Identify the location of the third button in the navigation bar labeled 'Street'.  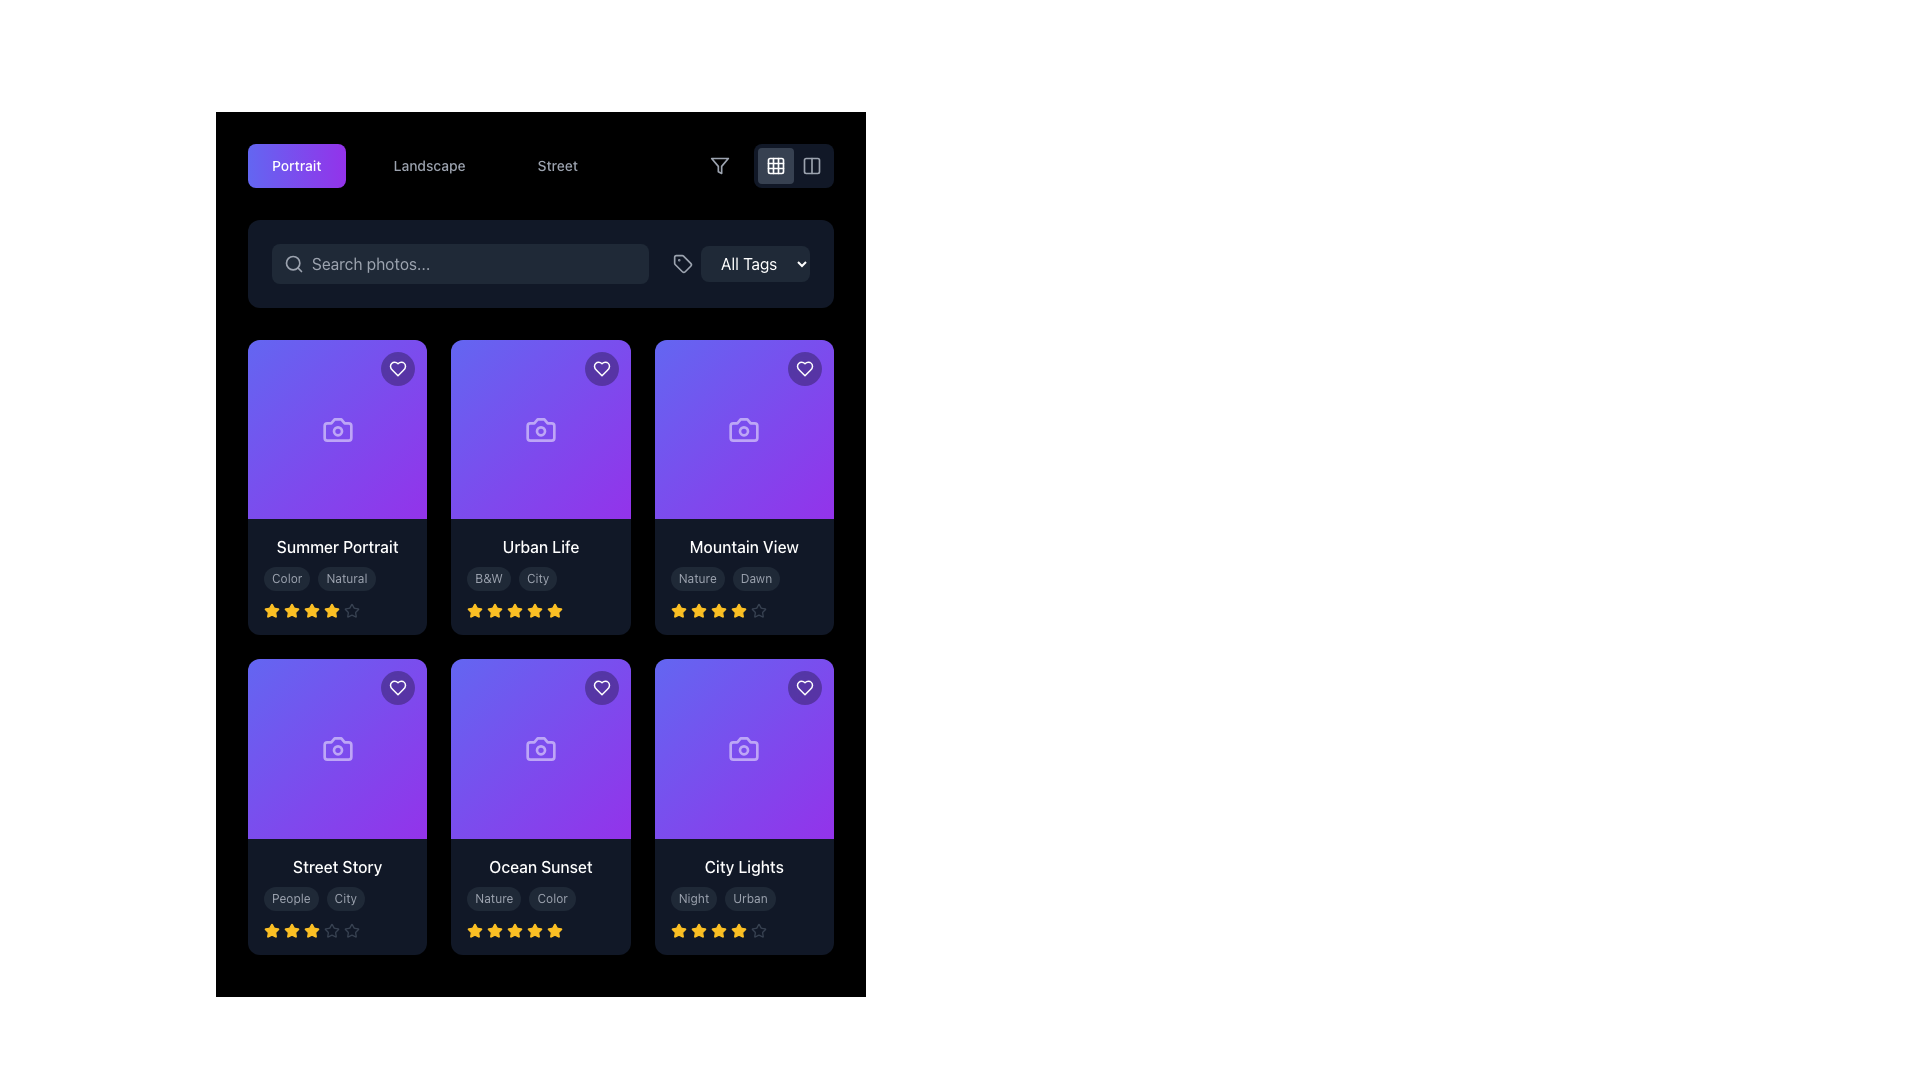
(541, 164).